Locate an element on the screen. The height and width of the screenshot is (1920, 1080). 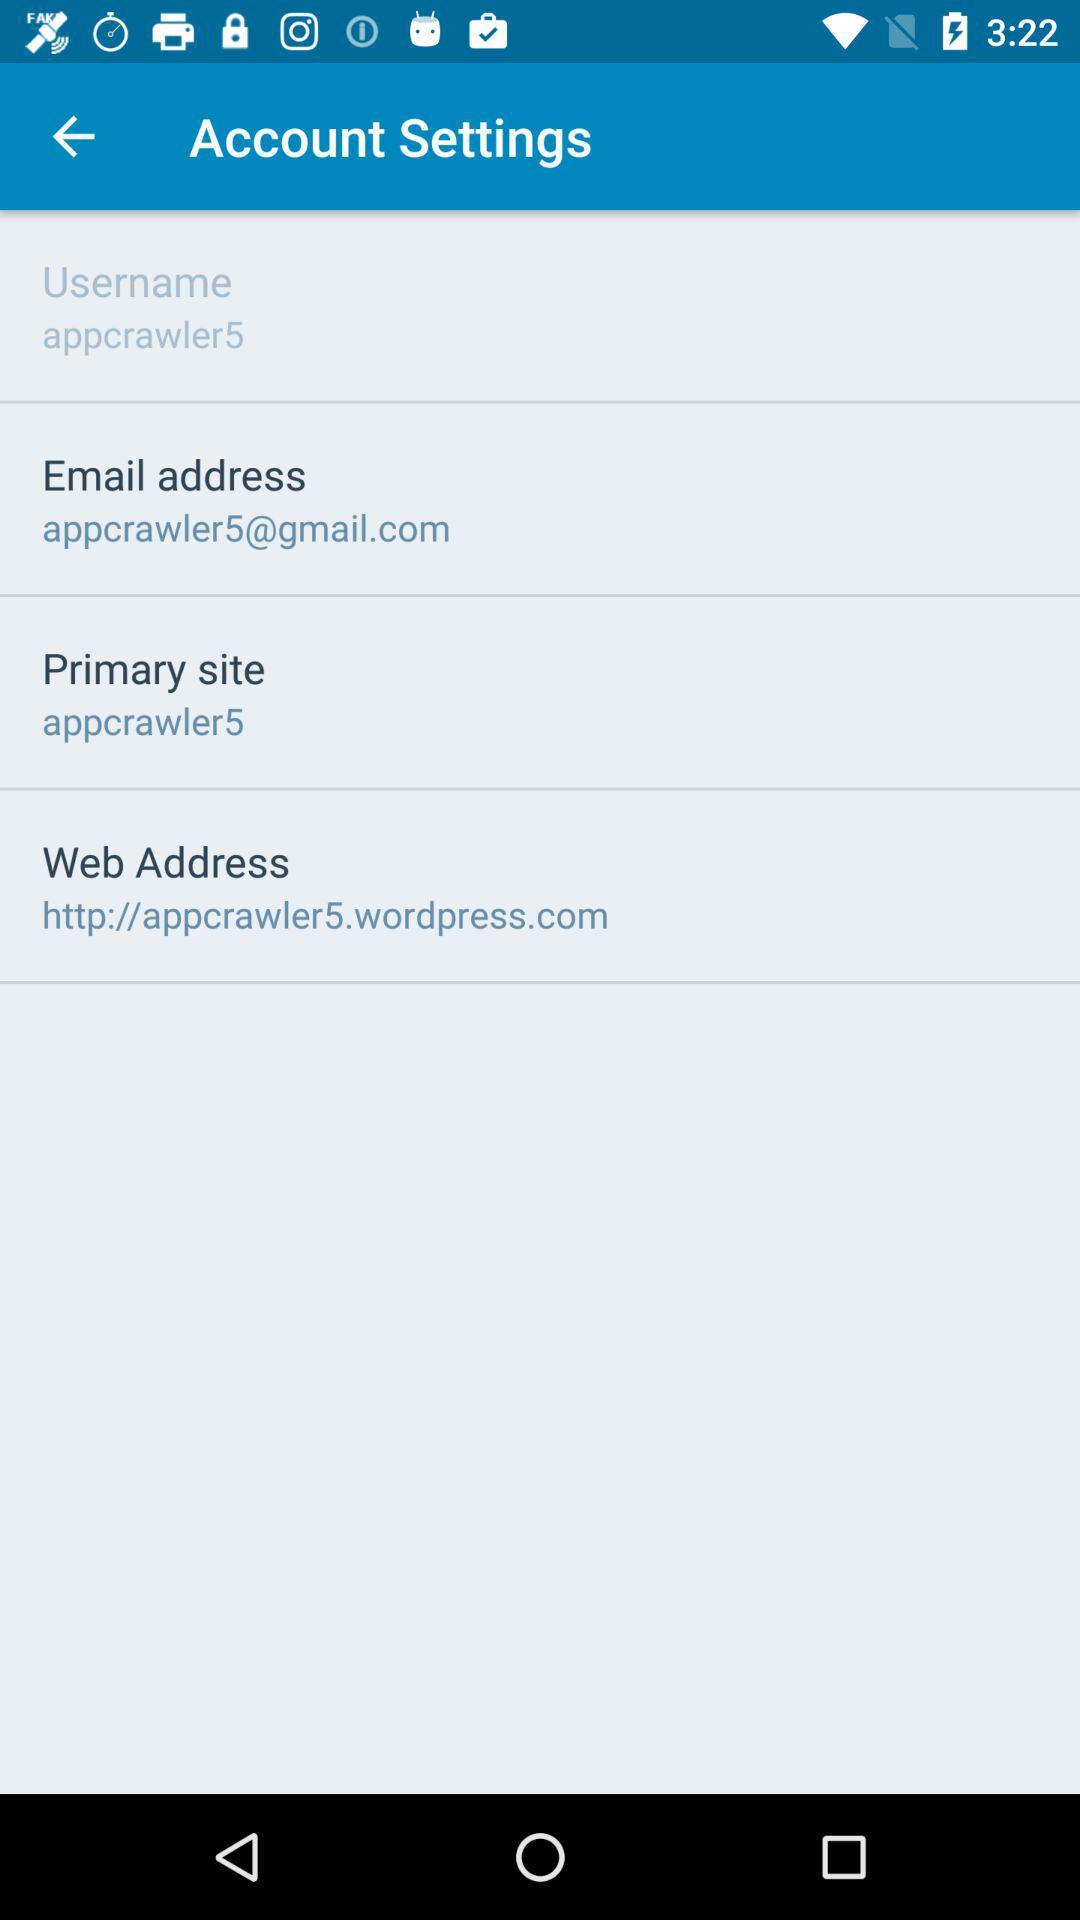
the item next to the account settings is located at coordinates (72, 135).